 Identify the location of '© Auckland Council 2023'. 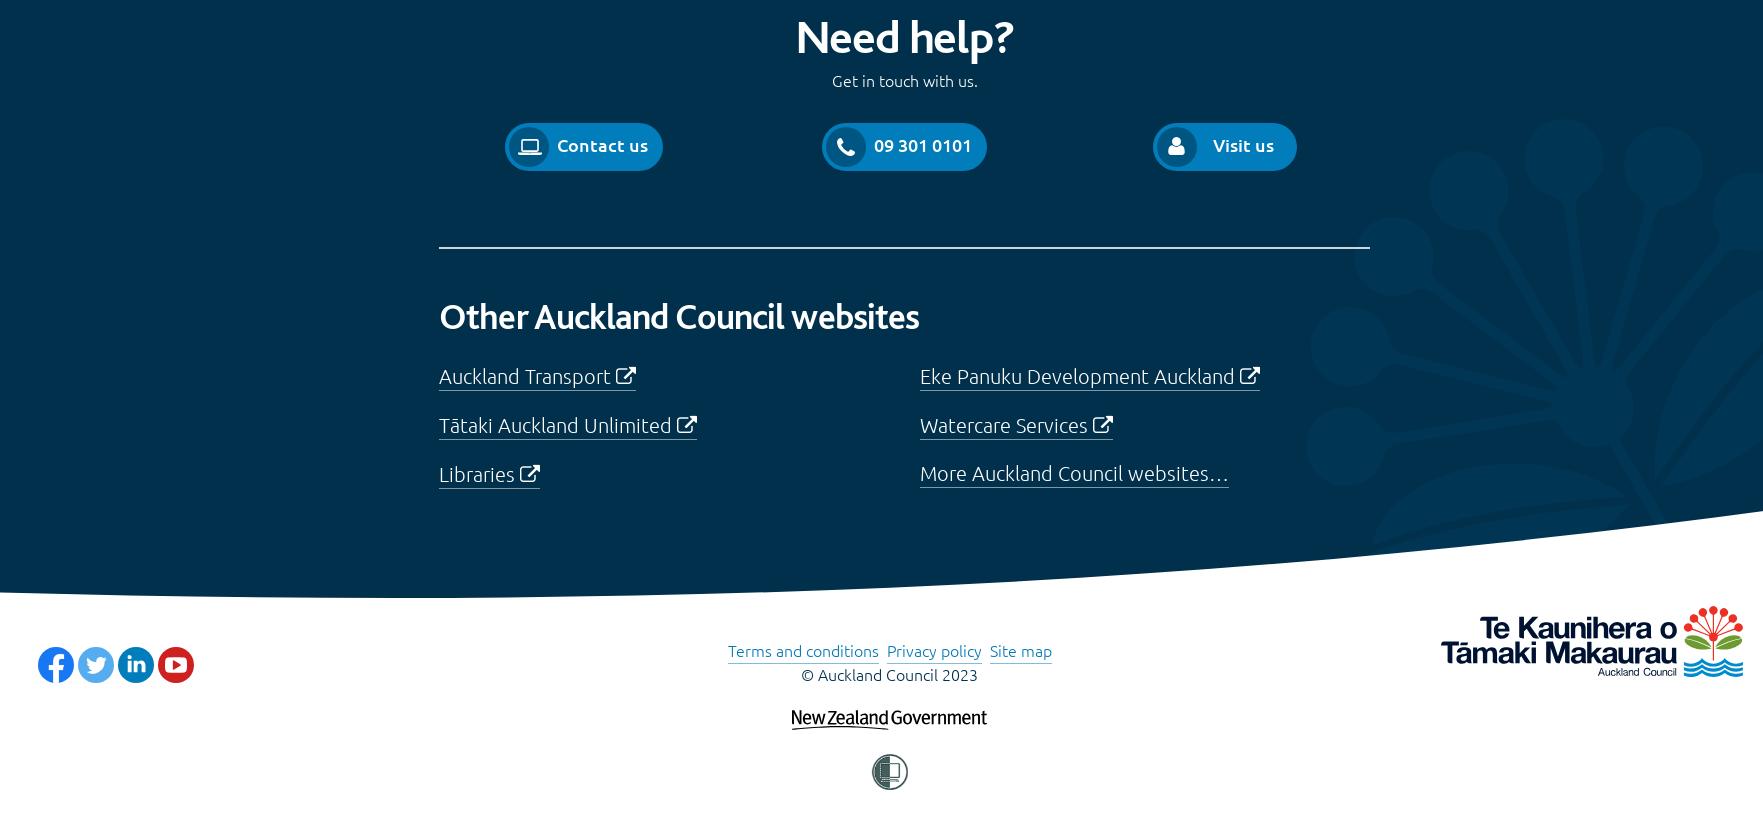
(888, 673).